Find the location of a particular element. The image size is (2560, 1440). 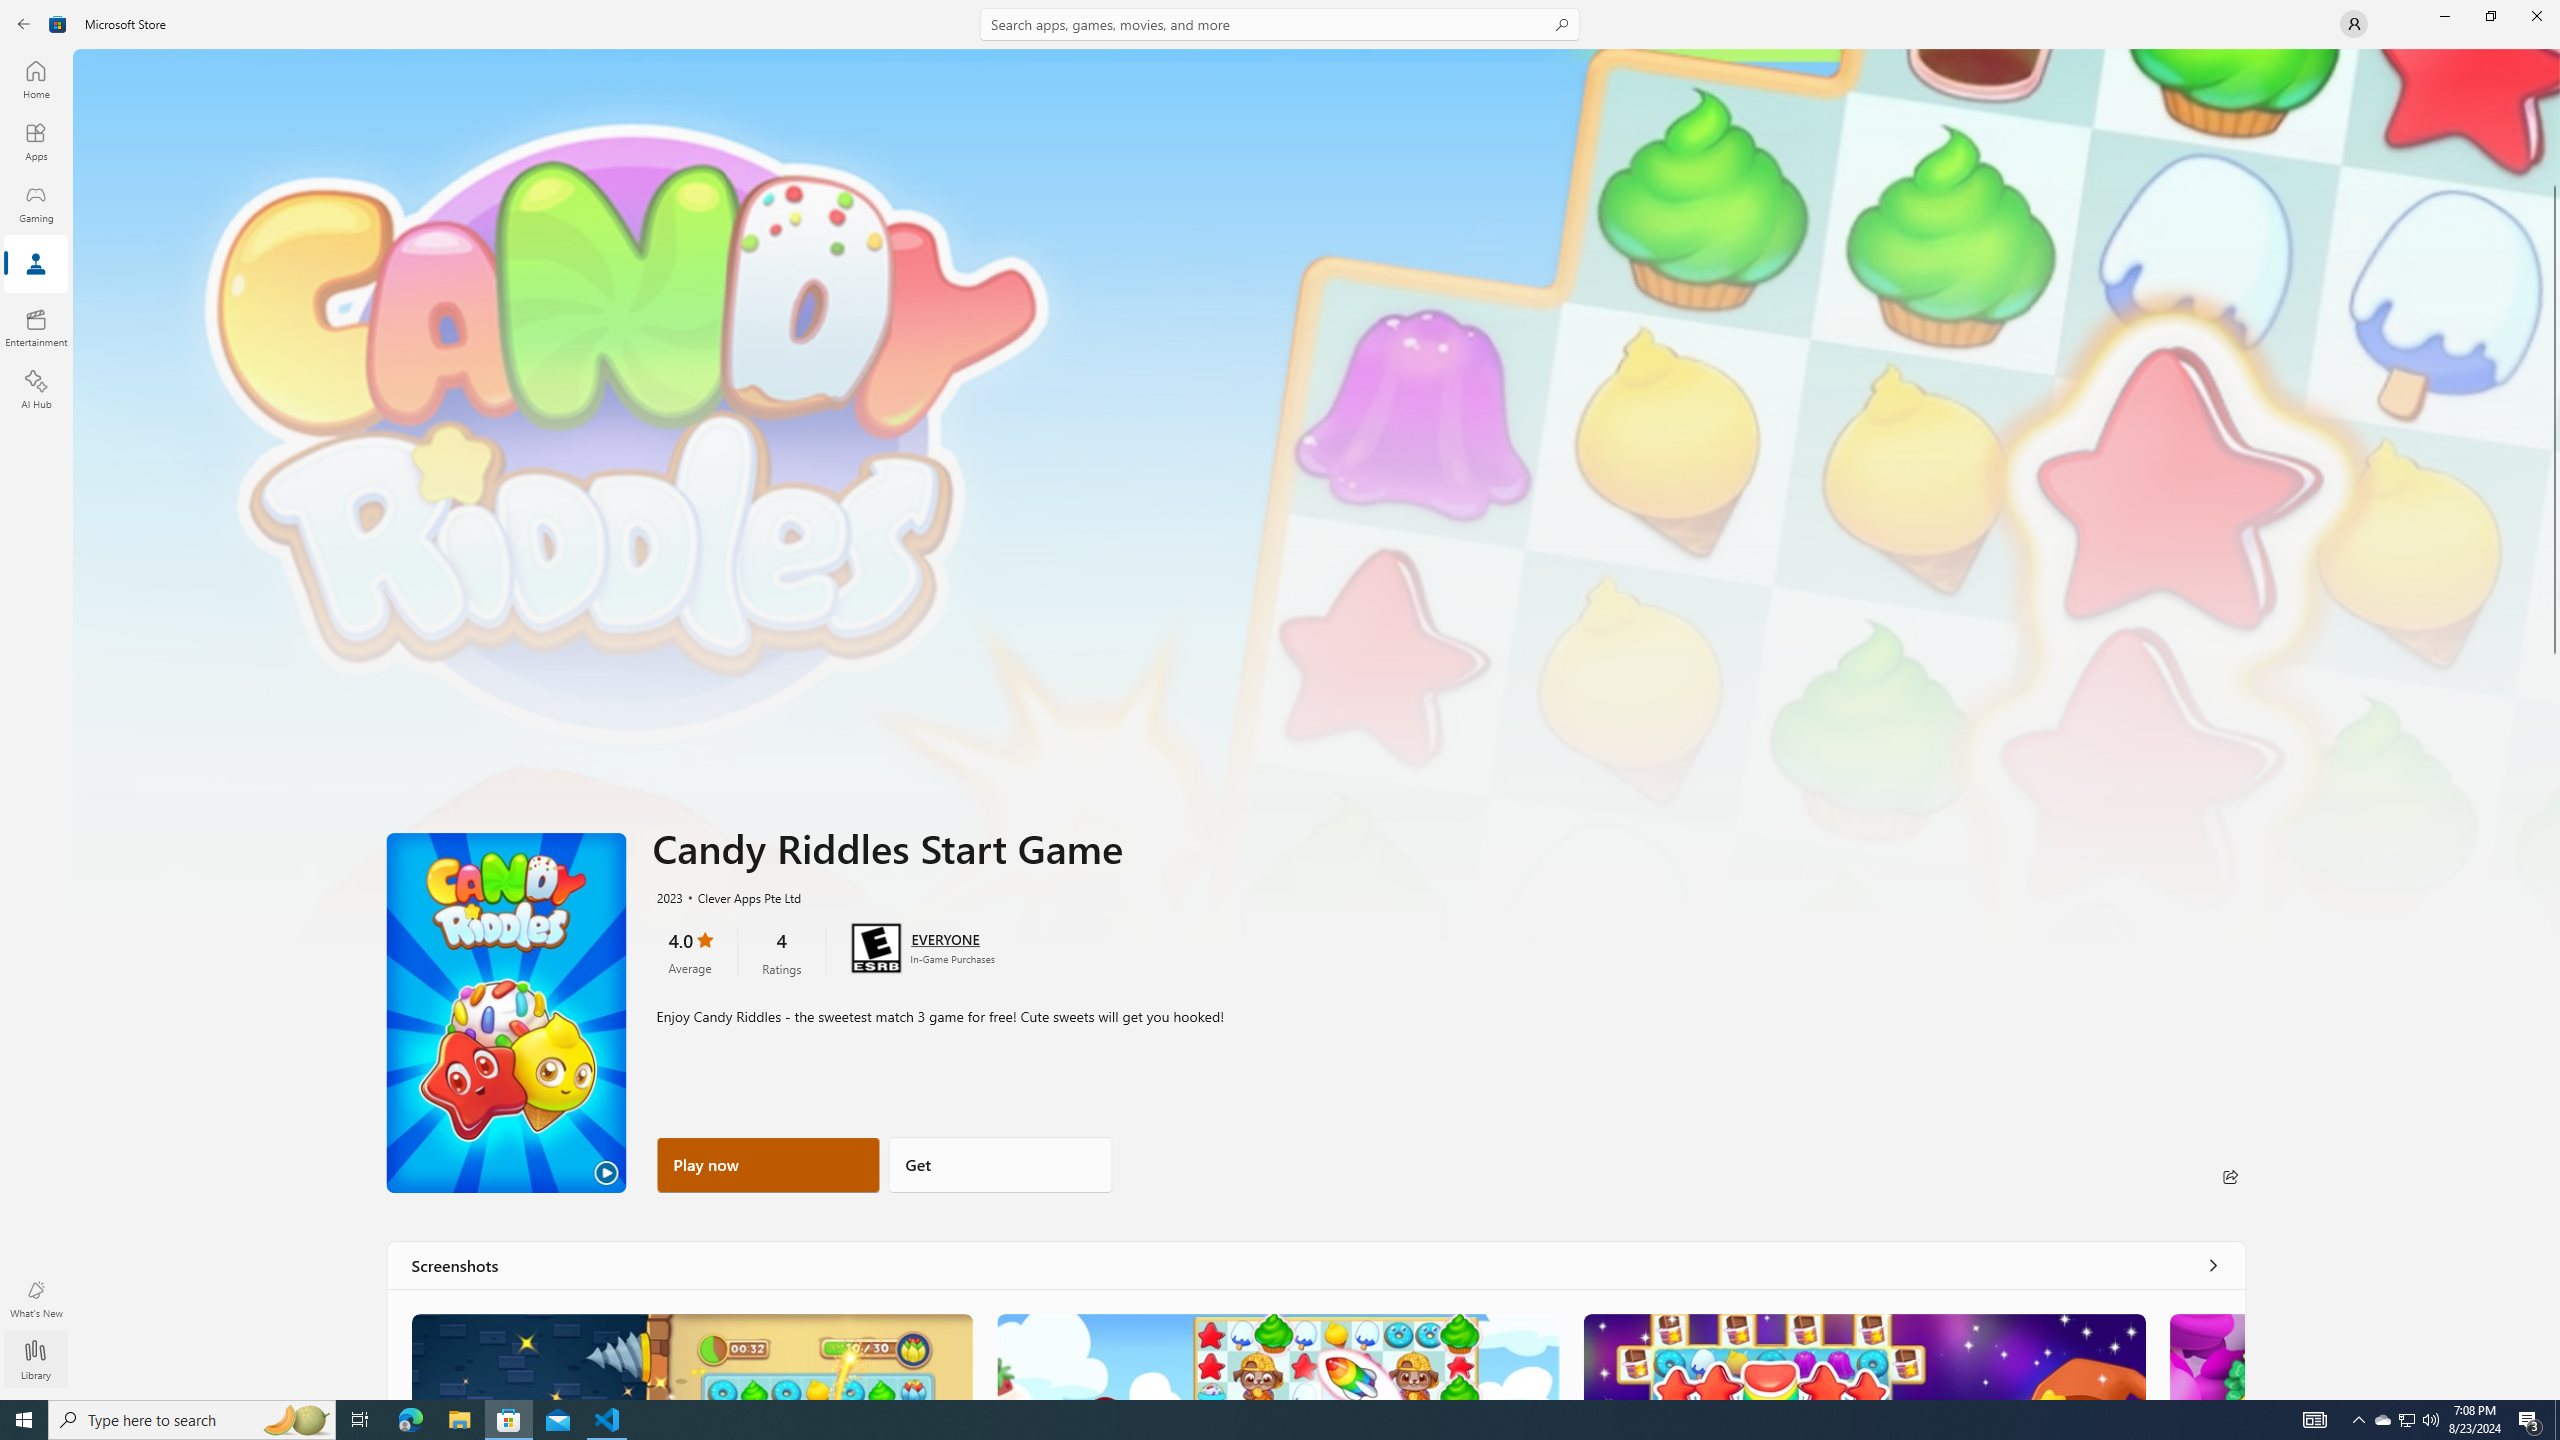

'Class: Image' is located at coordinates (28, 22).